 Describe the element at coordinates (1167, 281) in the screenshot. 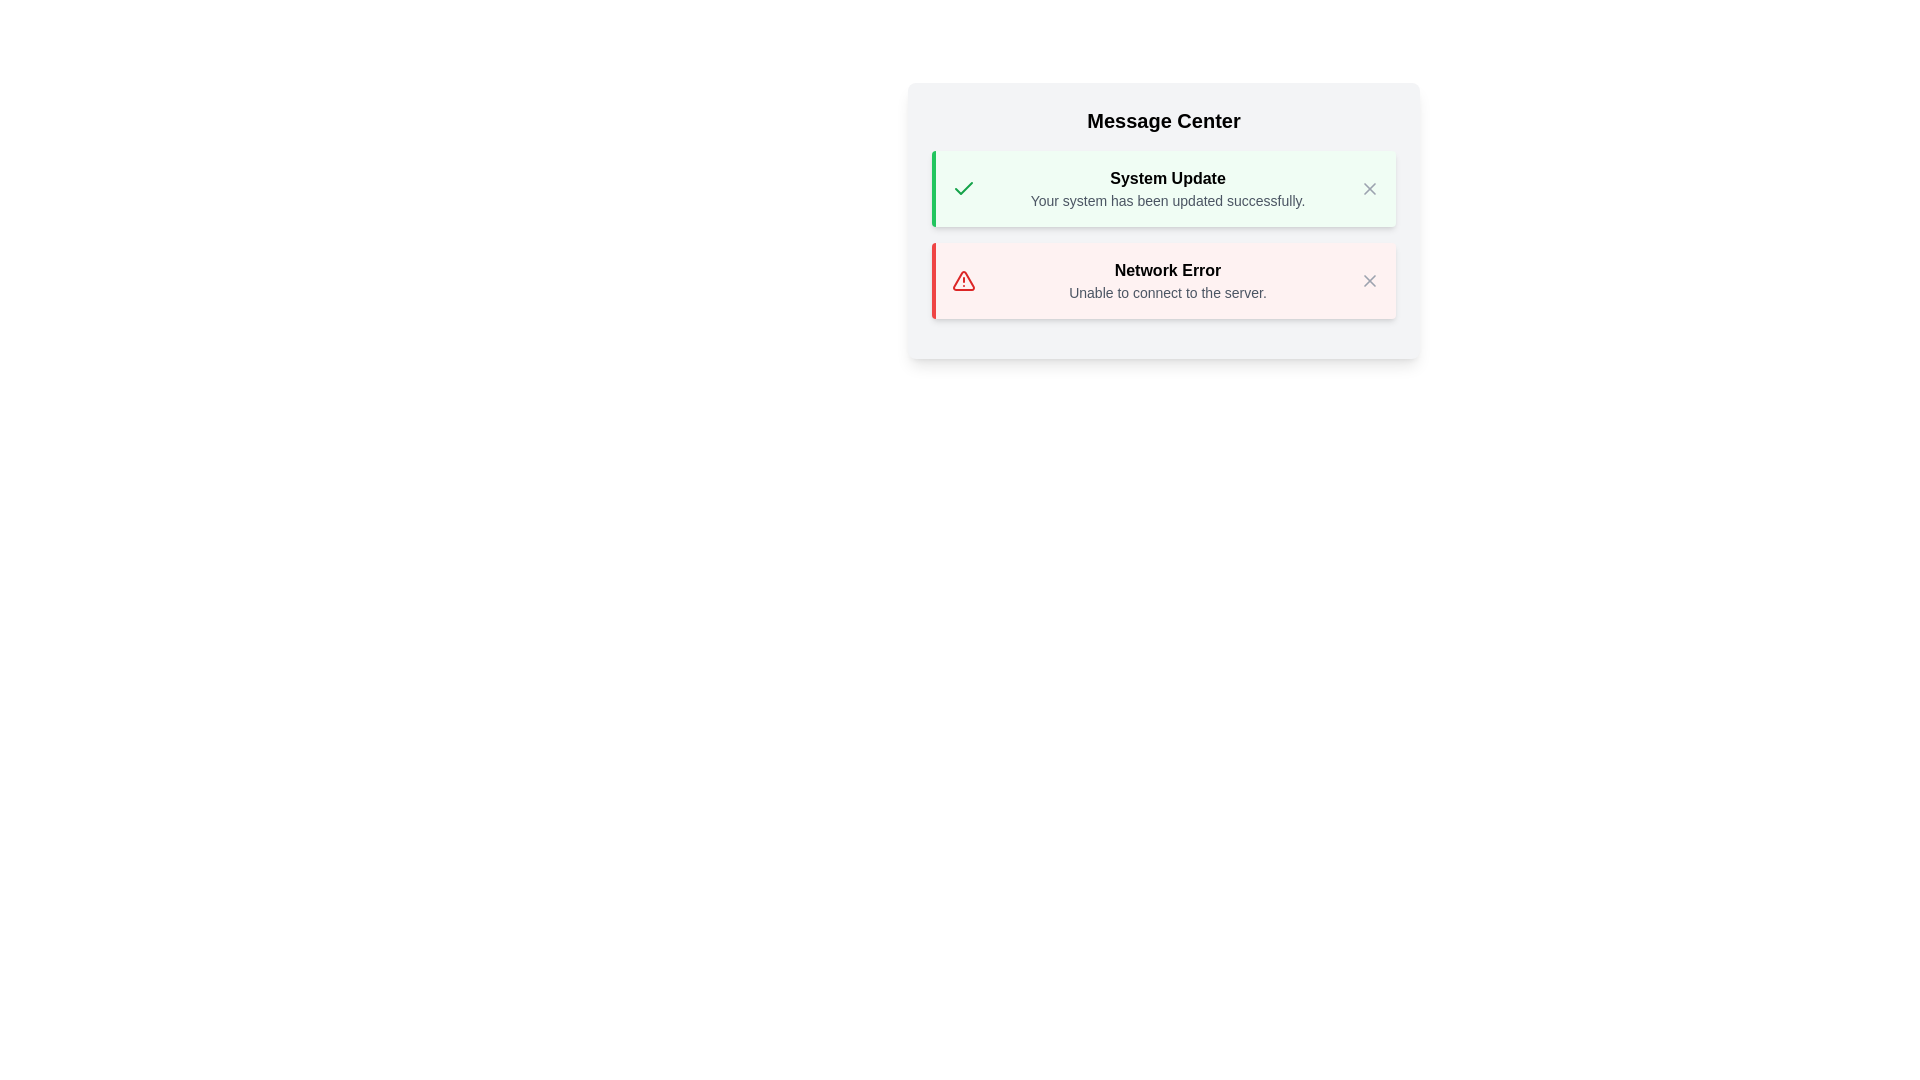

I see `message displayed in the text block underneath the 'Network Error' heading, which states 'Unable to connect to the server.'` at that location.